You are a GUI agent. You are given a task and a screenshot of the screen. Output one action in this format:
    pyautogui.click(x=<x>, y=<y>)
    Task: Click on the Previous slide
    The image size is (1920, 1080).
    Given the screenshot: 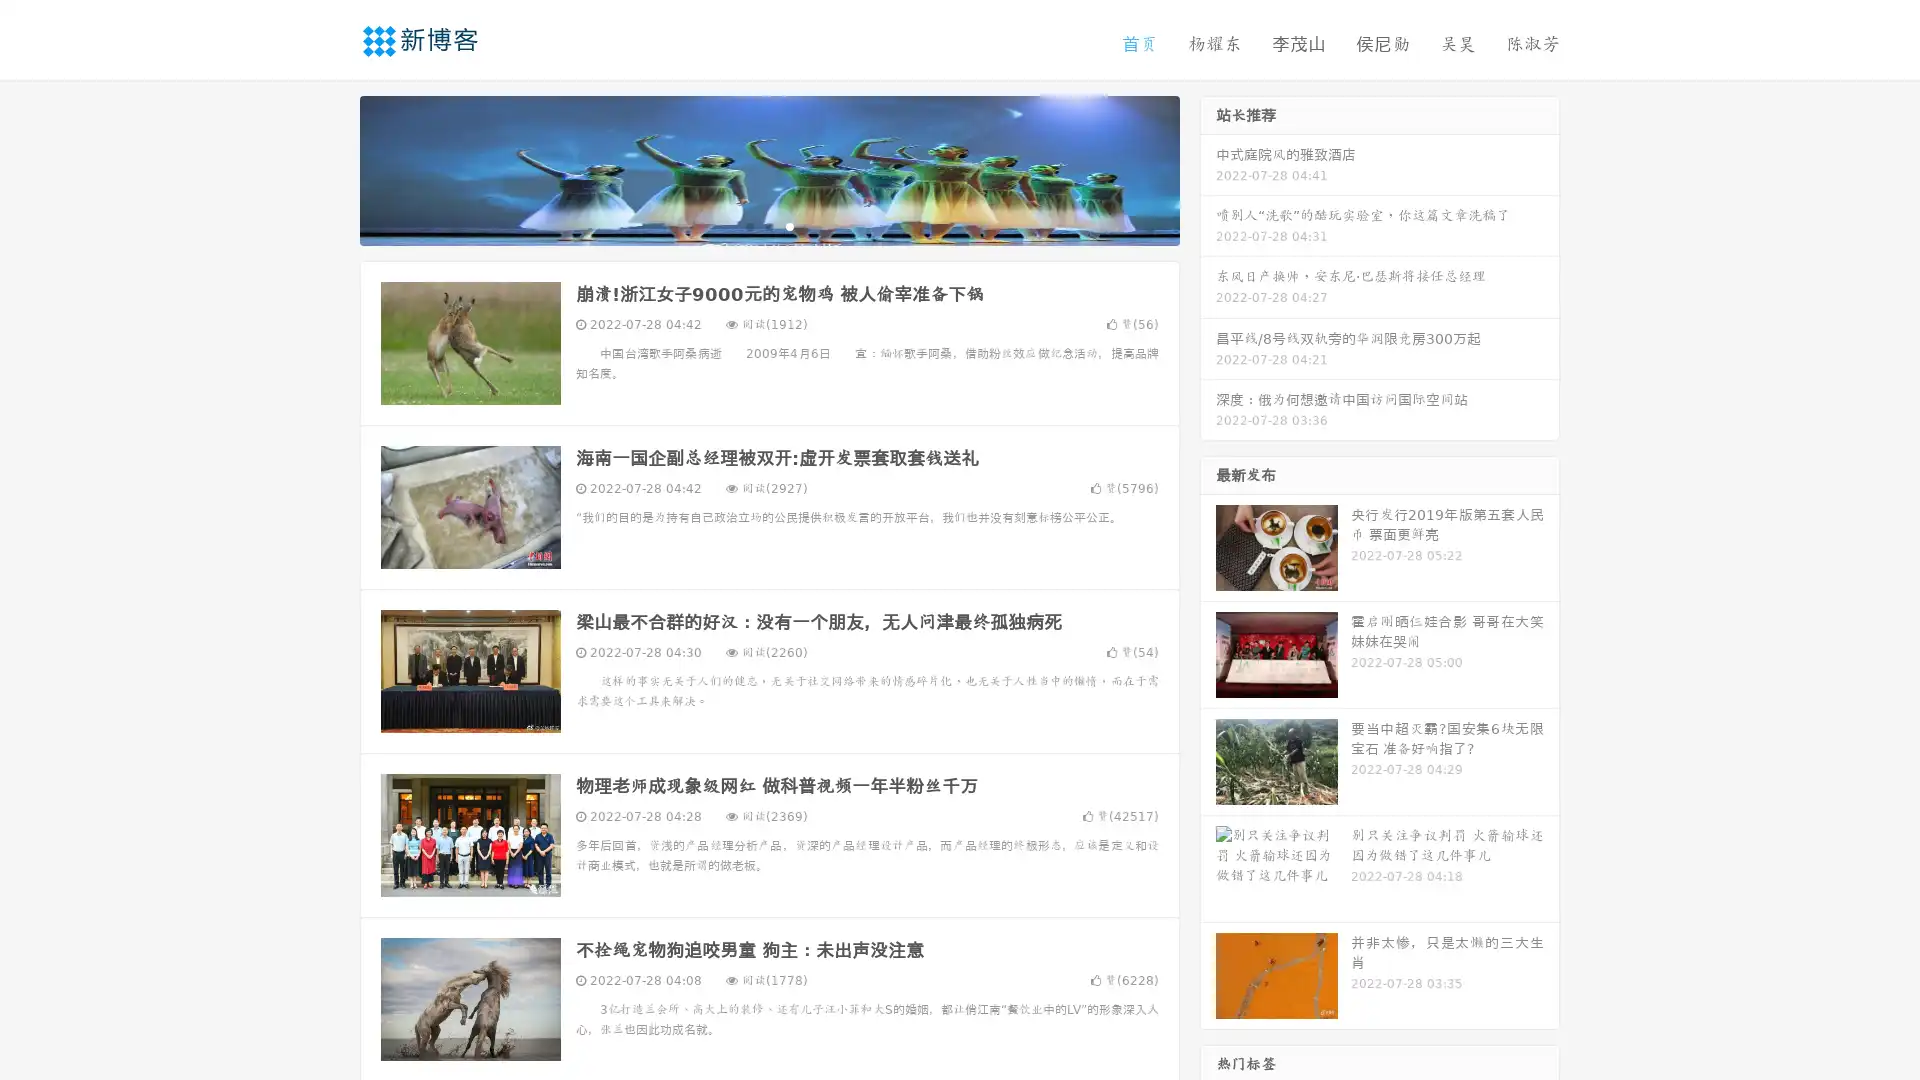 What is the action you would take?
    pyautogui.click(x=330, y=168)
    